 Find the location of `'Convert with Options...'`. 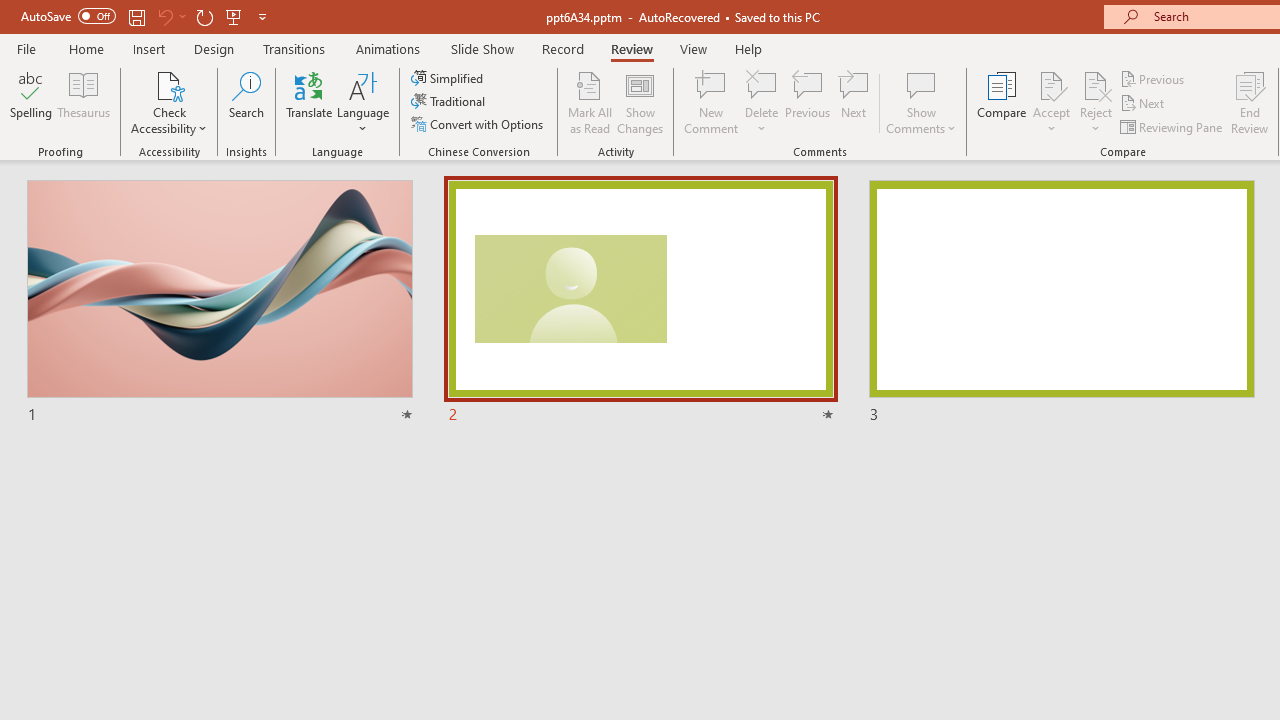

'Convert with Options...' is located at coordinates (478, 124).